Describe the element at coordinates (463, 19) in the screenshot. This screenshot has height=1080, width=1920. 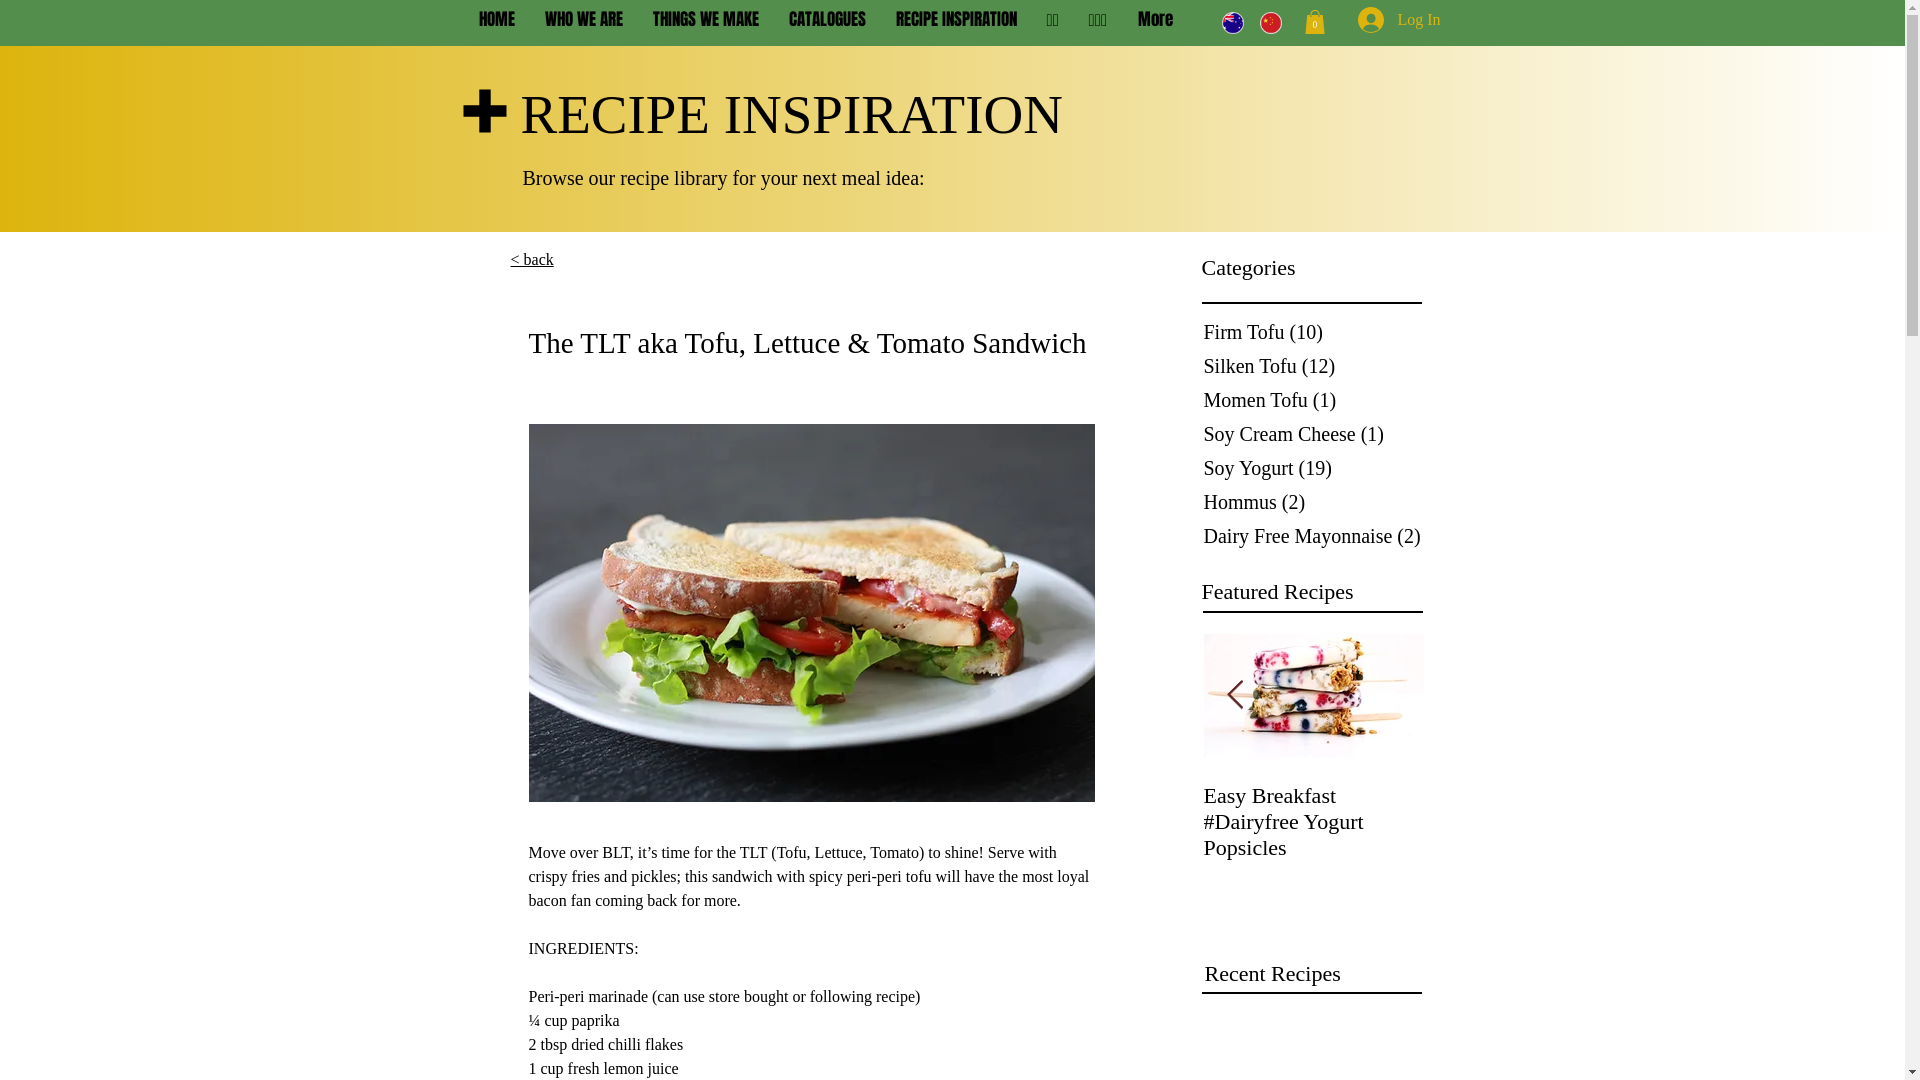
I see `'HOME'` at that location.